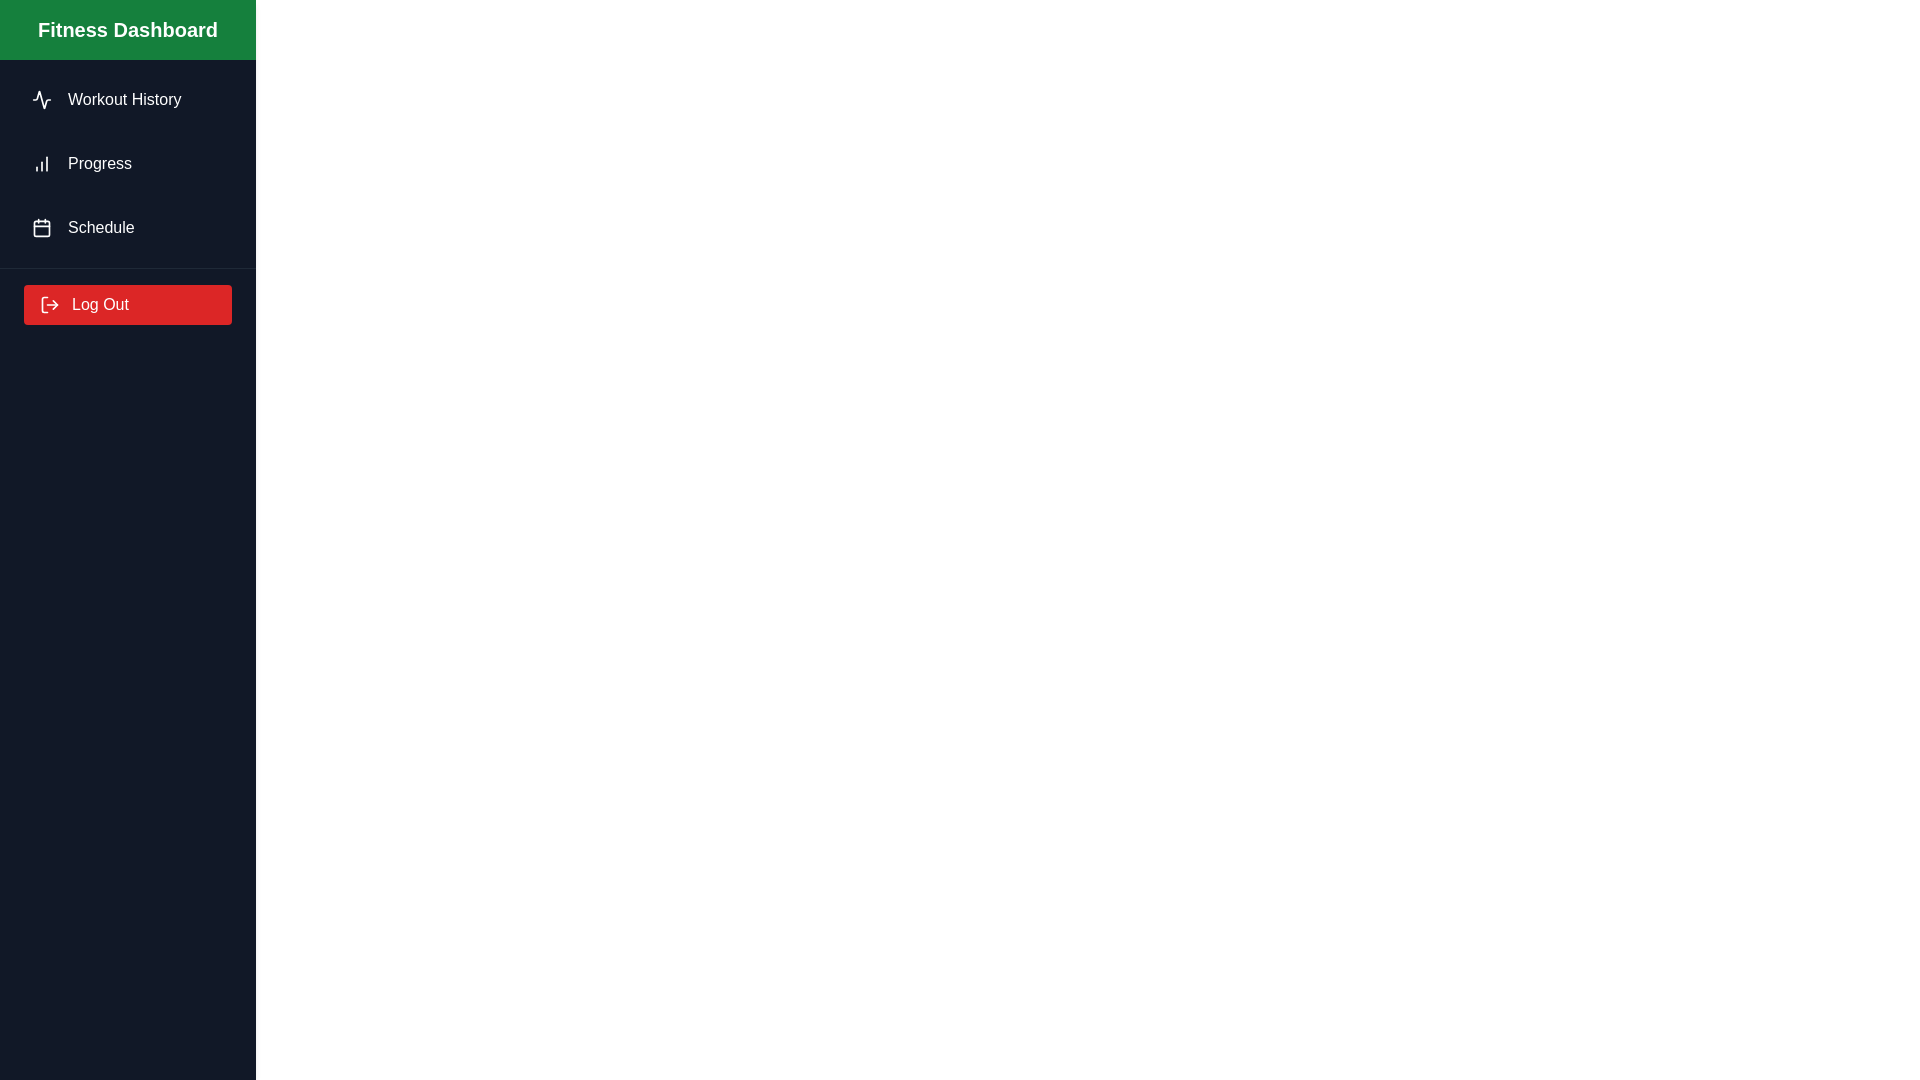 The image size is (1920, 1080). Describe the element at coordinates (100, 226) in the screenshot. I see `the 'Schedule' text label, which is the third item in the vertical menu on the left sidebar, displayed in white font on a dark blue background` at that location.